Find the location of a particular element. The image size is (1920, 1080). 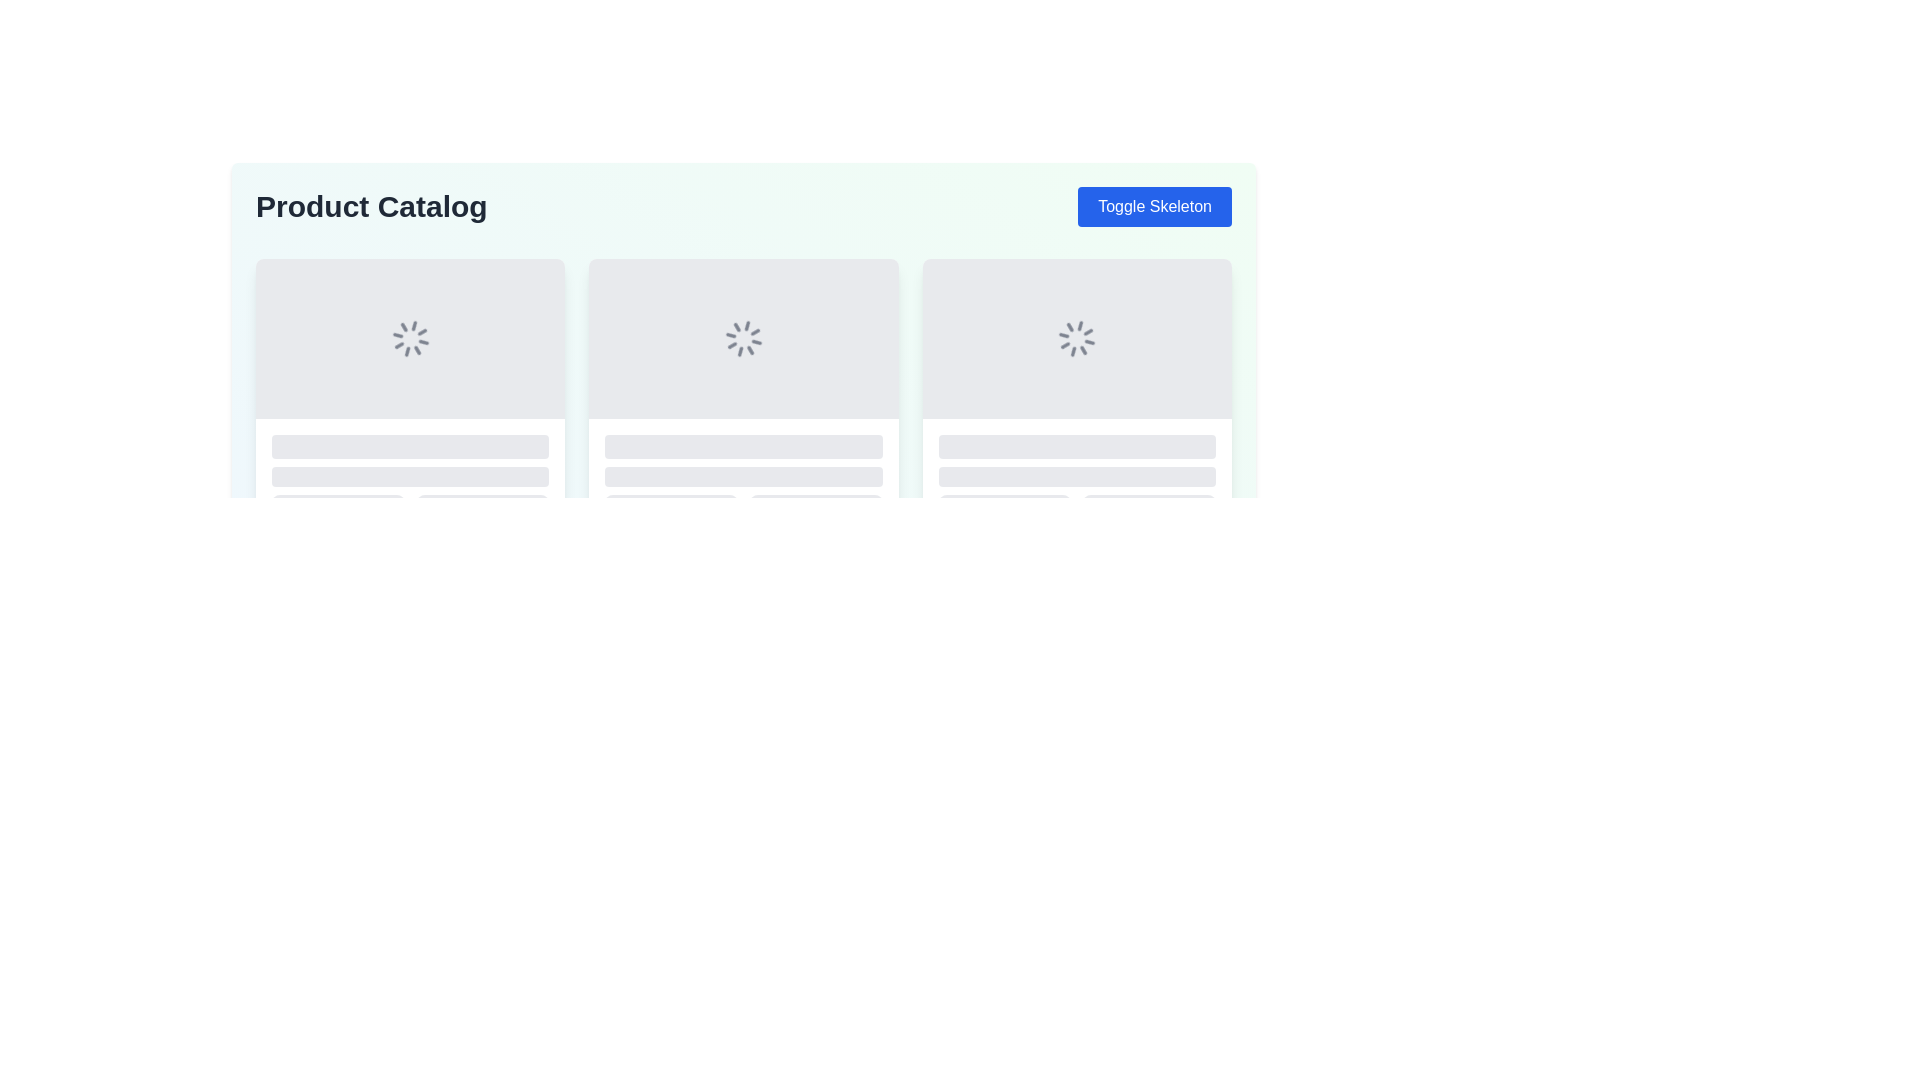

the second loading/placeholder card in the grid layout that indicates content is being loaded is located at coordinates (743, 393).